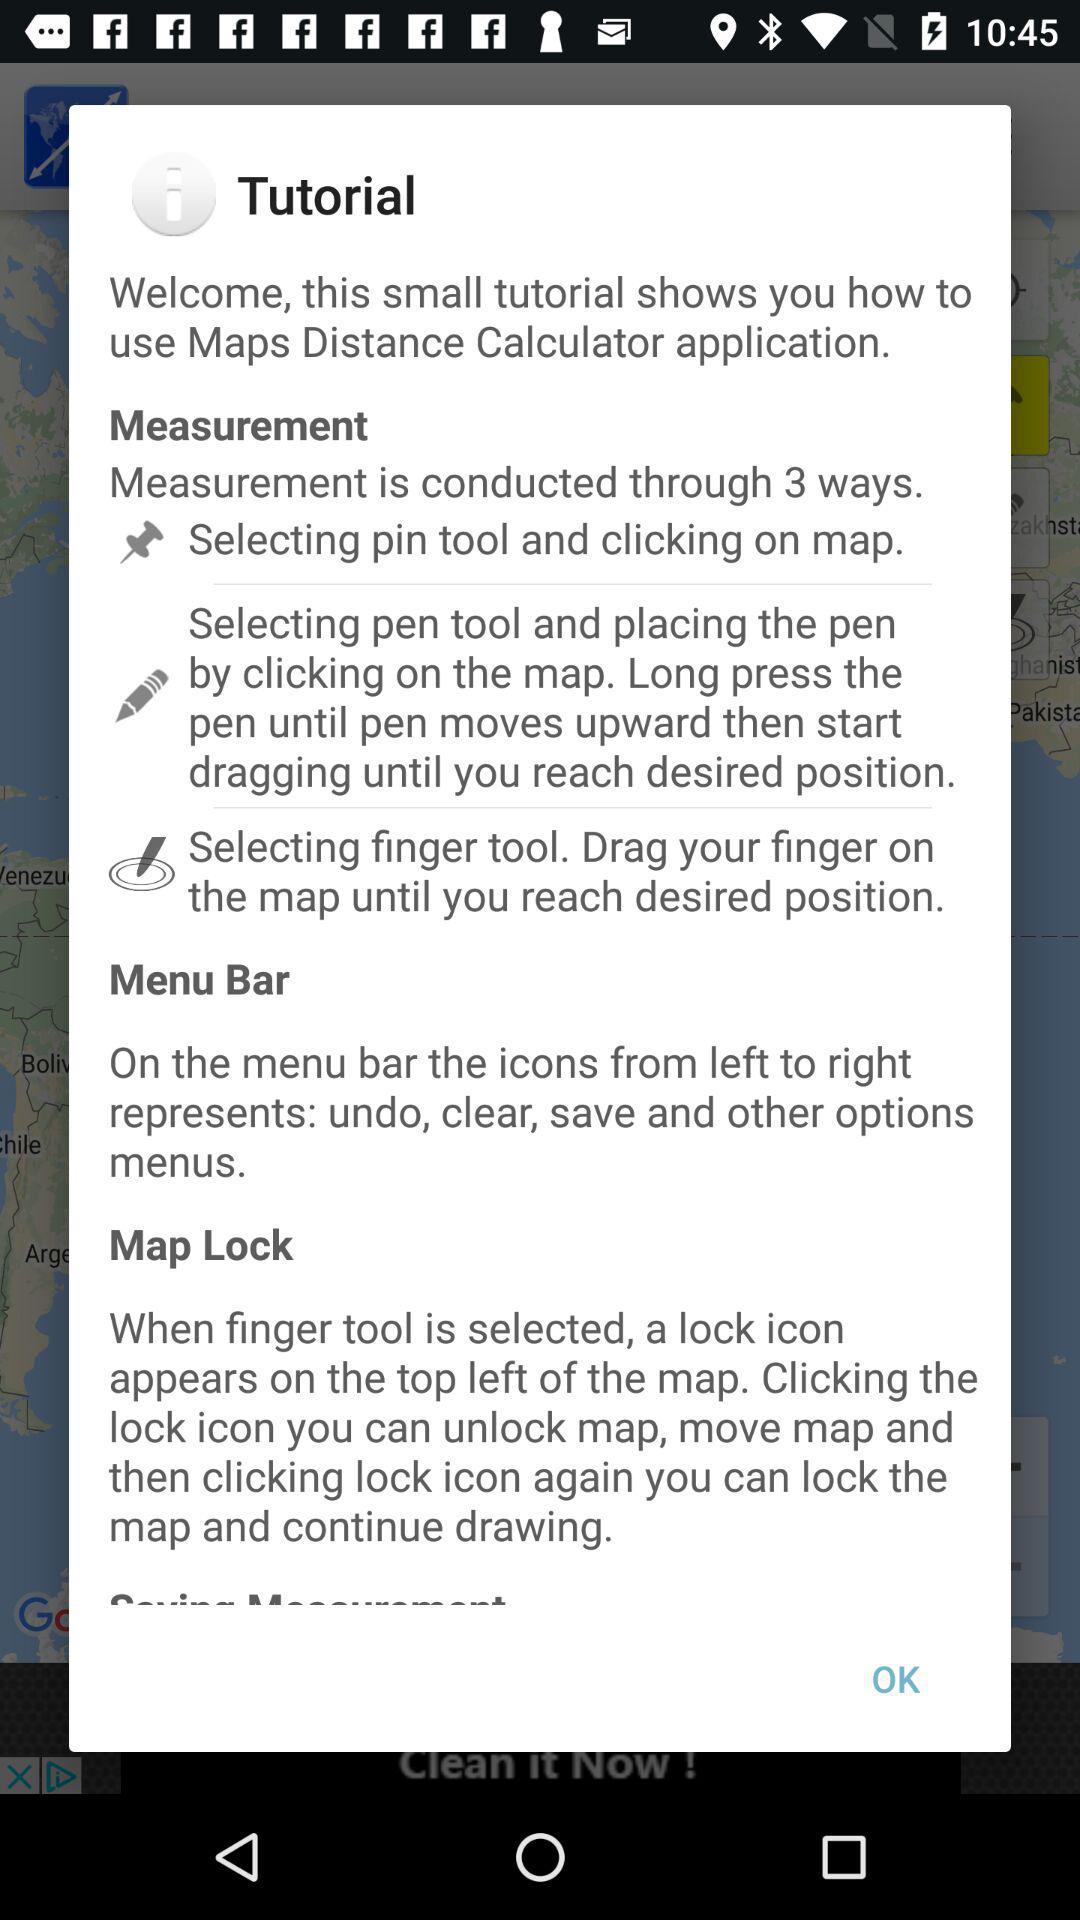 The image size is (1080, 1920). What do you see at coordinates (894, 1678) in the screenshot?
I see `the ok item` at bounding box center [894, 1678].